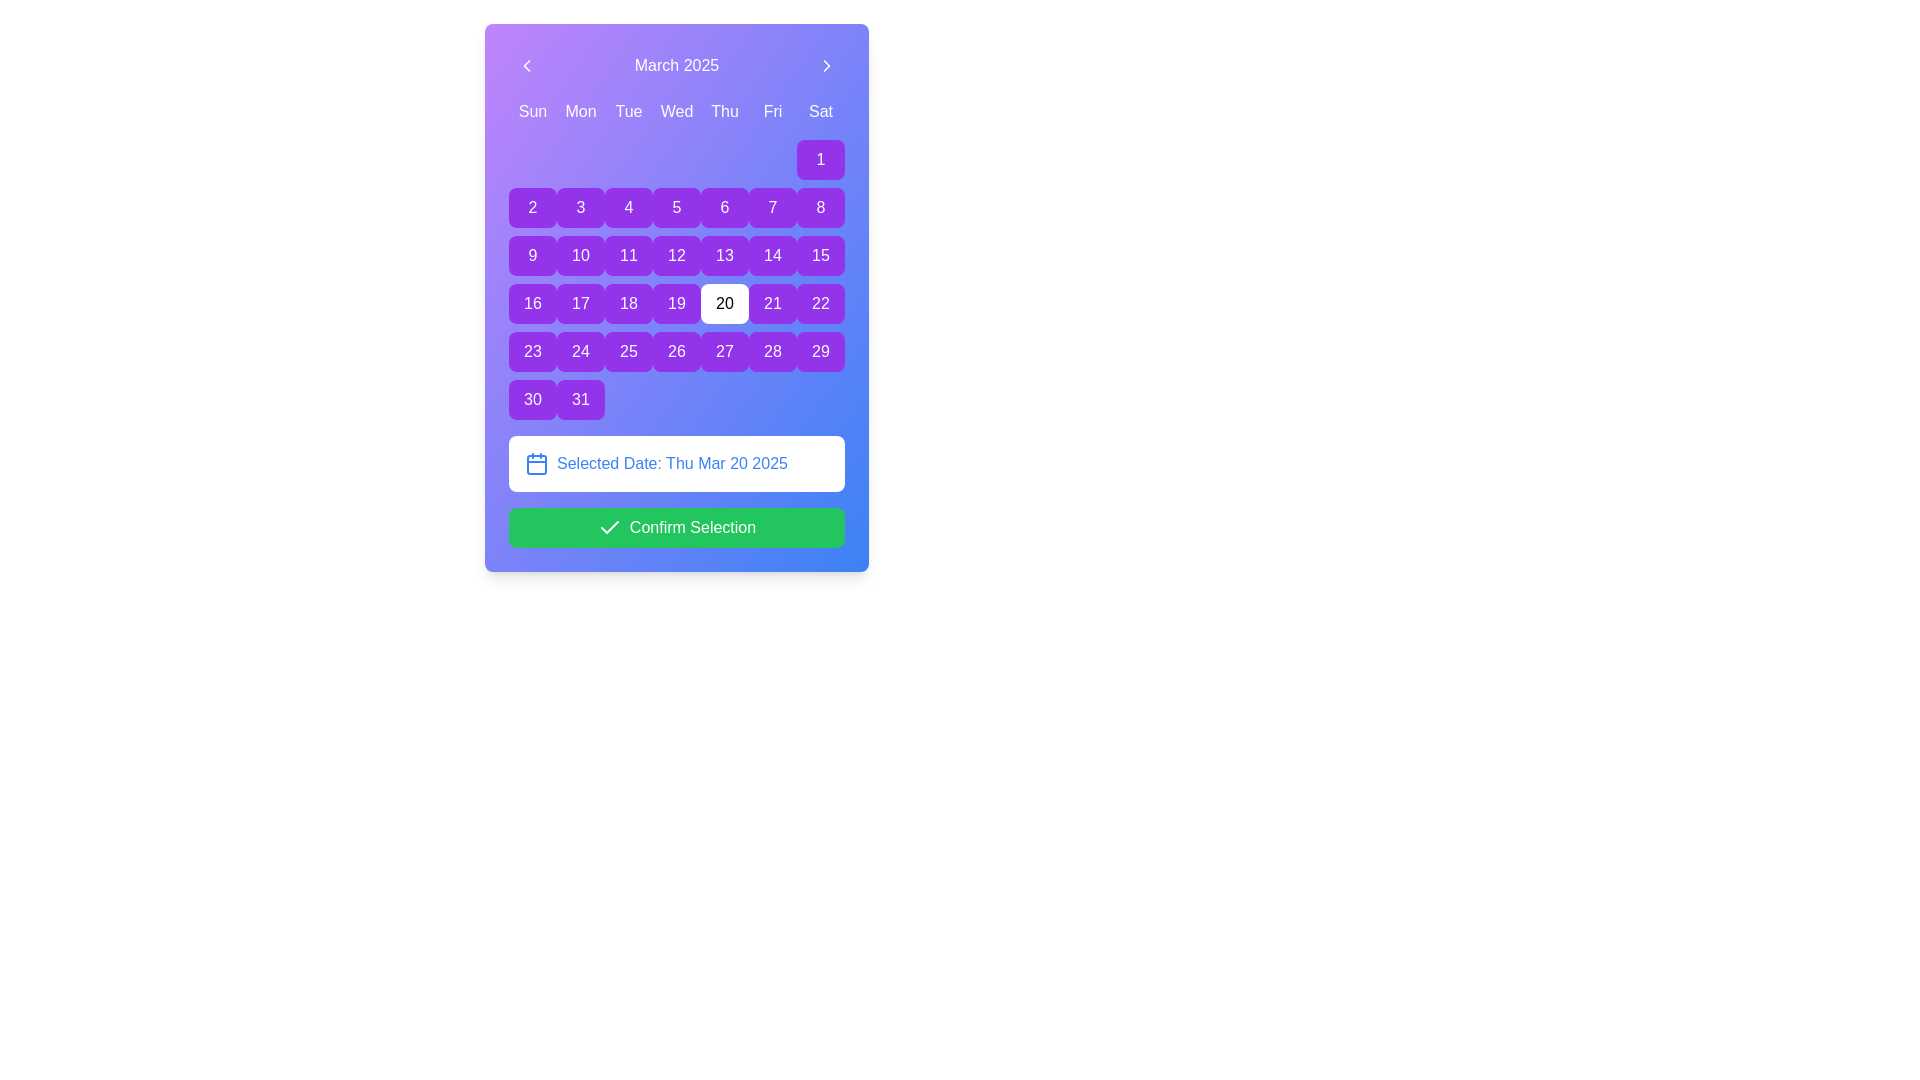  What do you see at coordinates (672, 463) in the screenshot?
I see `the text label that displays the currently selected date from the calendar, which is centrally placed within a white rectangular box below the calendar grid and above the green confirmation button` at bounding box center [672, 463].